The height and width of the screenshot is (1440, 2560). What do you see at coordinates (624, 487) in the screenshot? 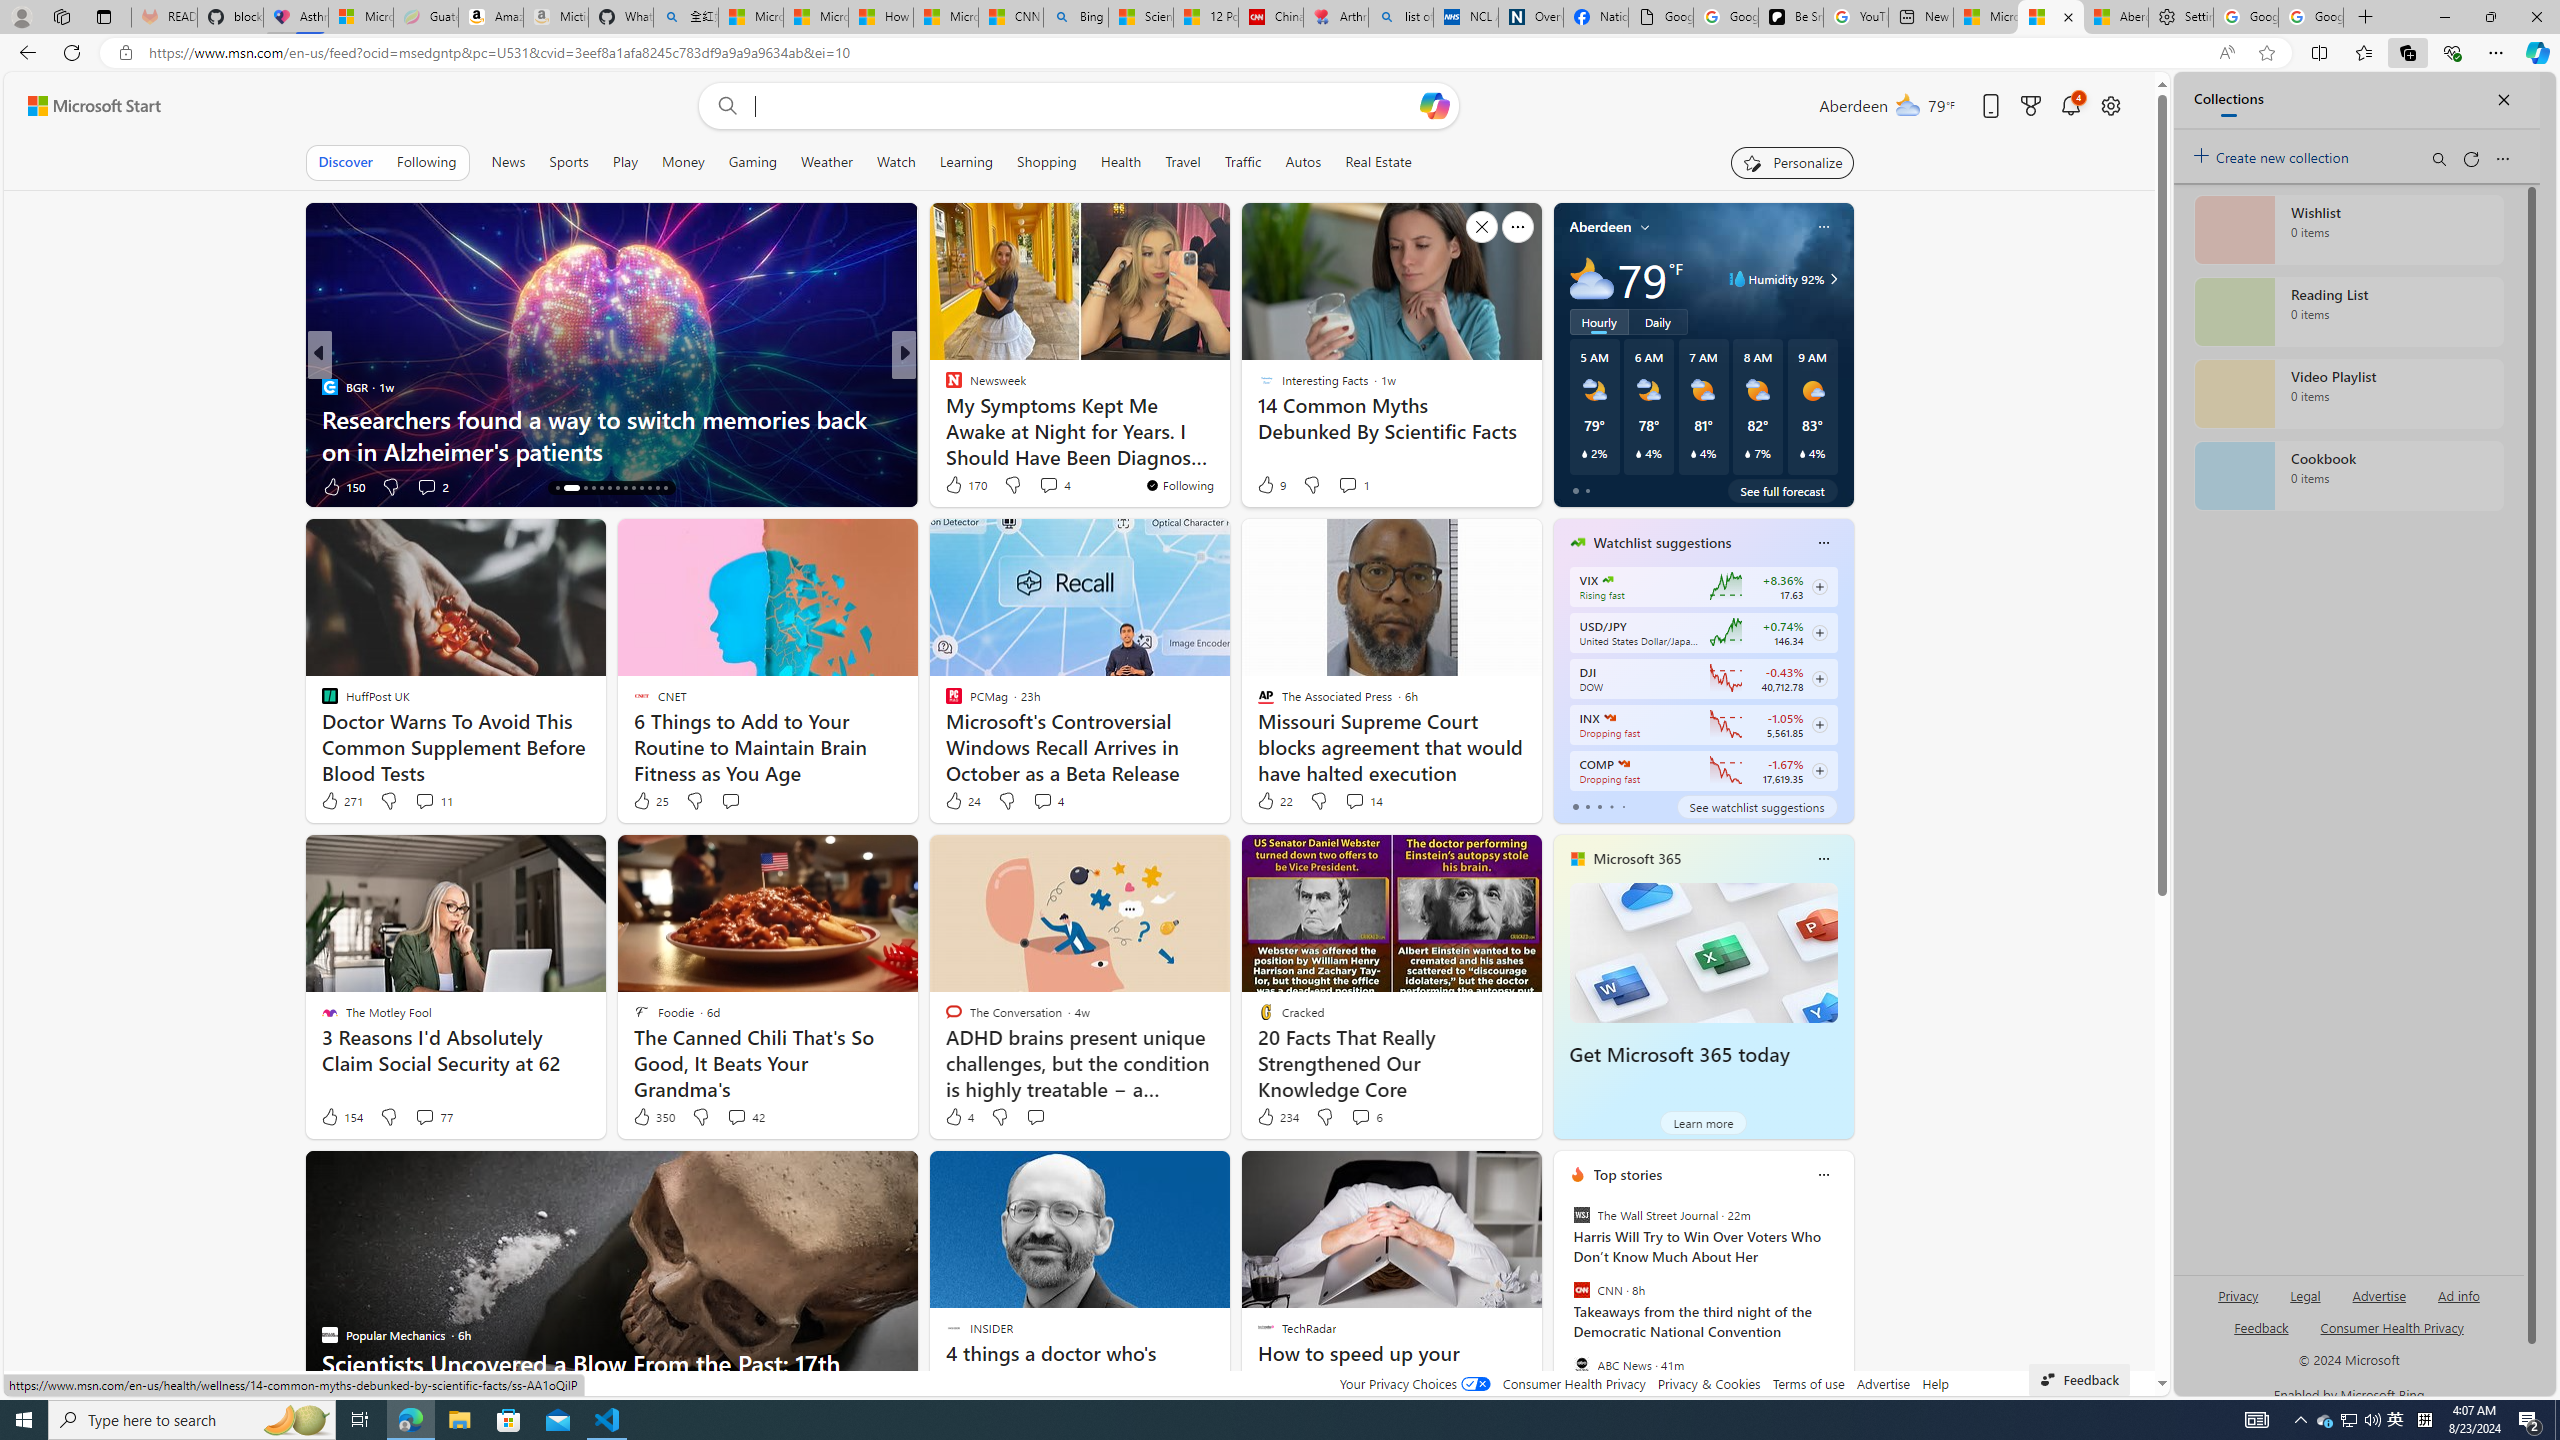
I see `'AutomationID: tab-21'` at bounding box center [624, 487].